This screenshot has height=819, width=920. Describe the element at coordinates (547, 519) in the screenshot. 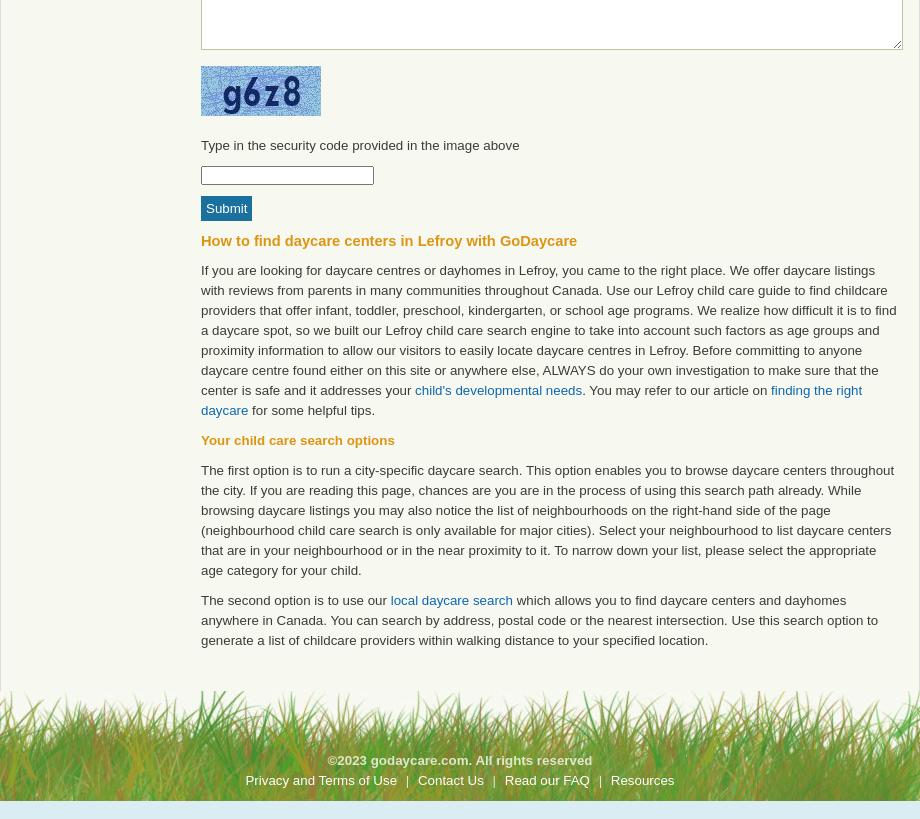

I see `'The first option is to run a city-specific daycare search. This option enables you to browse daycare centers throughout the city. If you are reading this page, chances are you are in the process of using this search path already. While browsing daycare listings you may also notice the list of neighbourhoods on the right-hand side of the page (neighbourhood child care search is only available for major cities). Select your neighbourhood to list daycare centers that are in your neighbourhood or in the near proximity to it. To narrow down your list, please select the appropriate age category for your child.'` at that location.